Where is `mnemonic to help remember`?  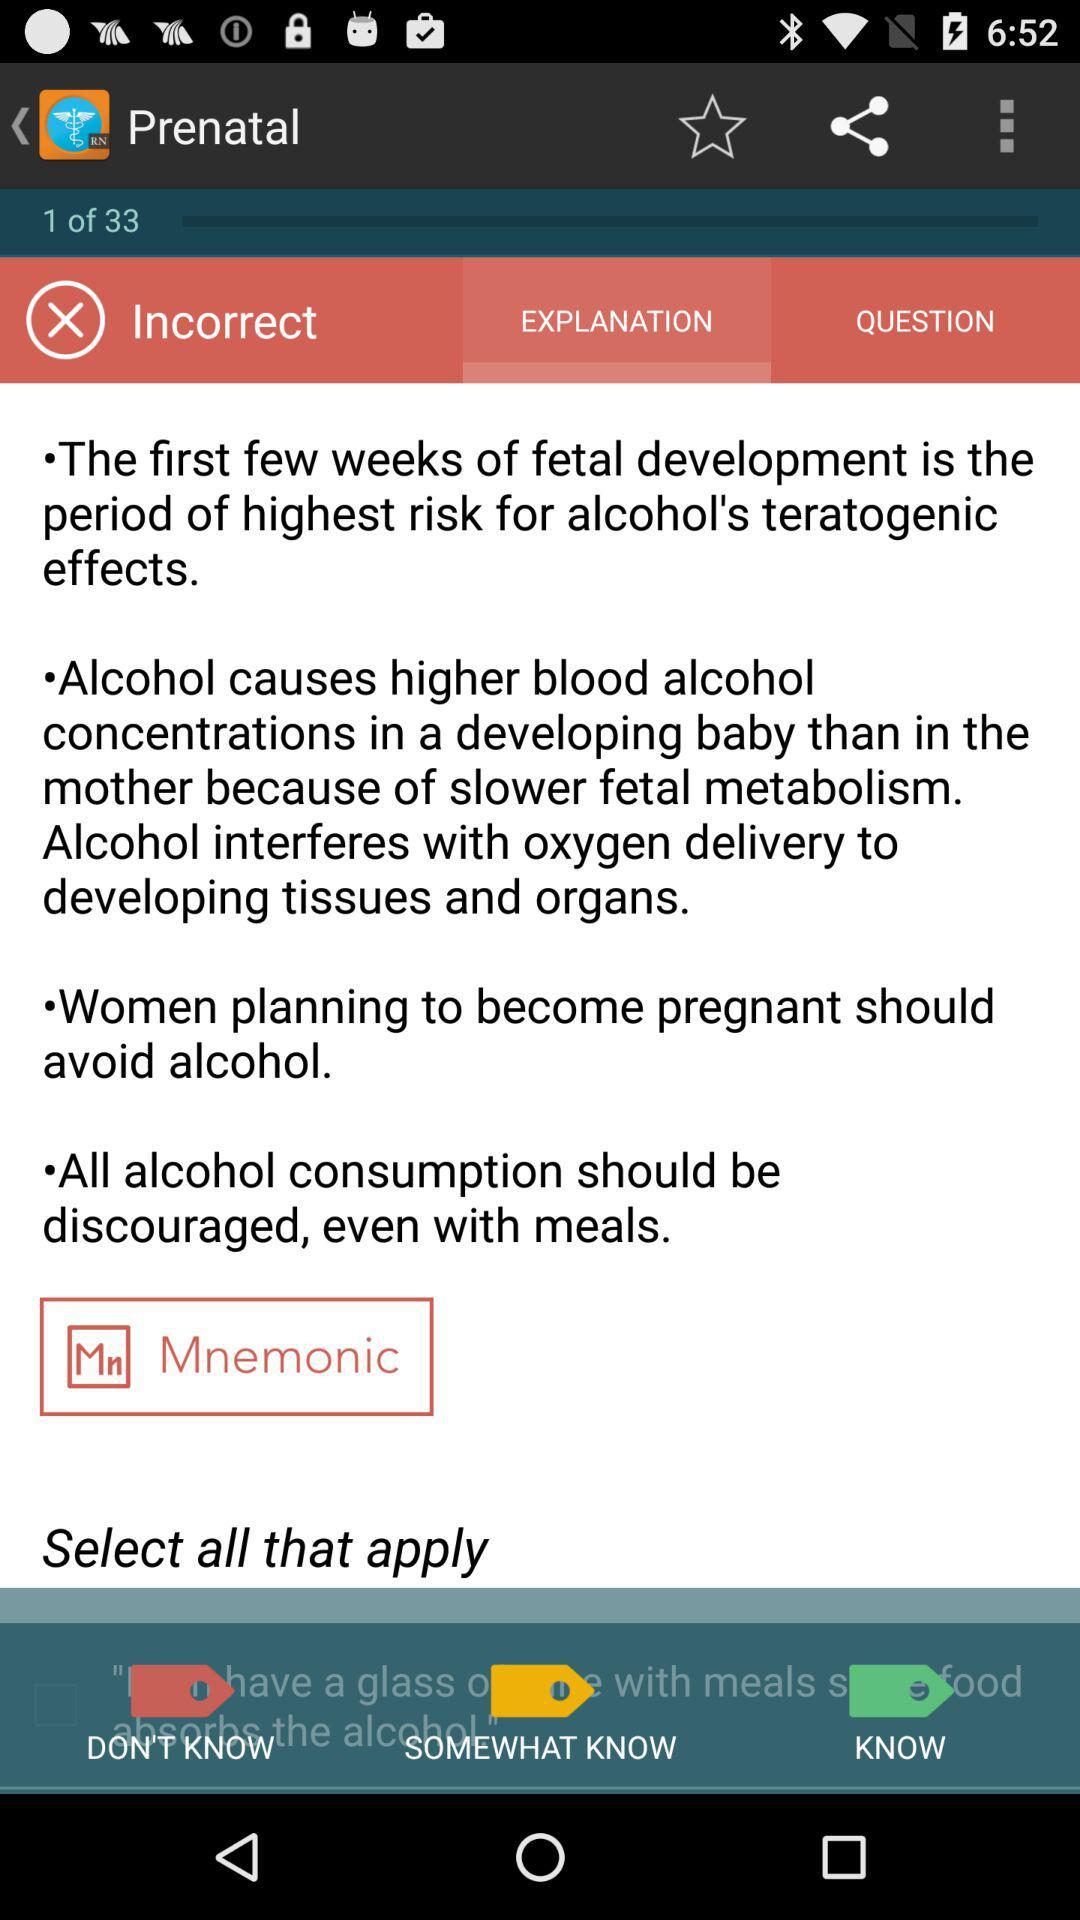 mnemonic to help remember is located at coordinates (235, 1362).